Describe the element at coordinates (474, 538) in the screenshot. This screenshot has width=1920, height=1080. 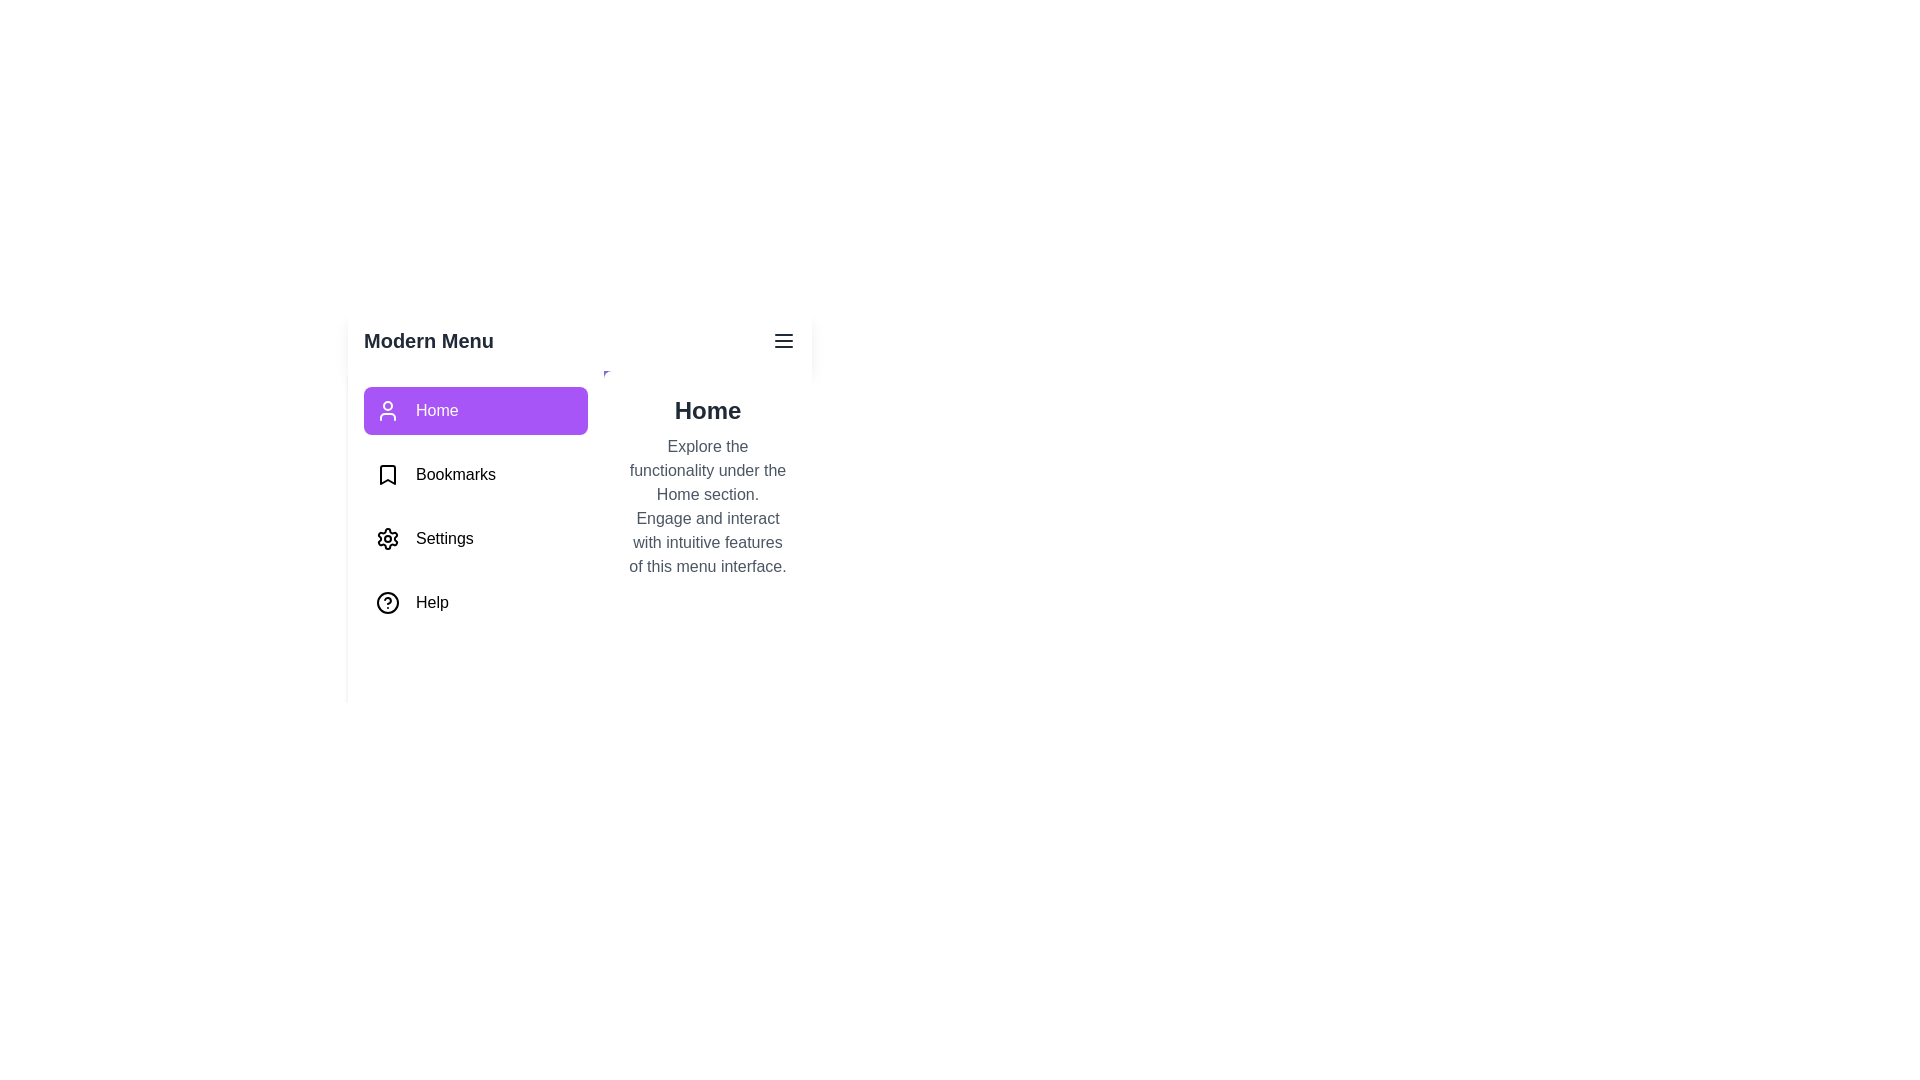
I see `the tab named Settings from the sidebar menu` at that location.